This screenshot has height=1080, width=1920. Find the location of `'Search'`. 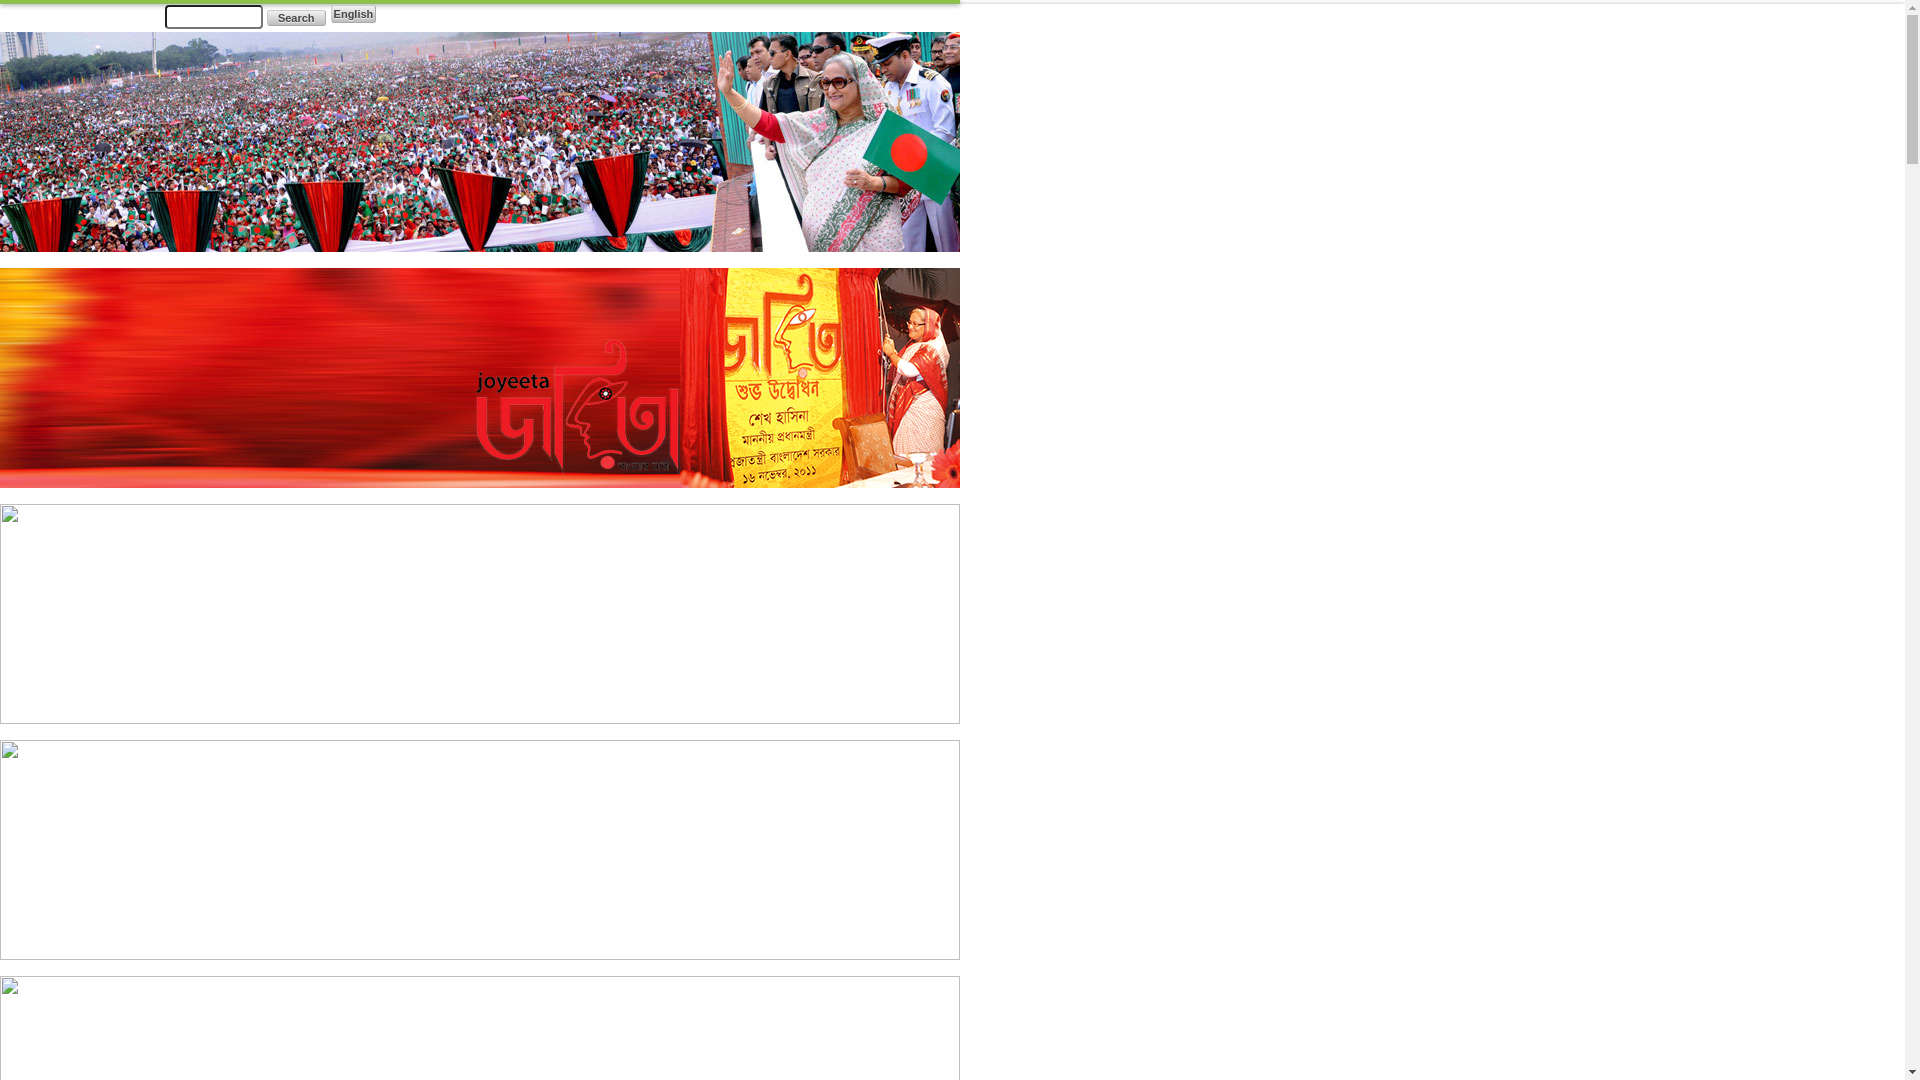

'Search' is located at coordinates (295, 18).